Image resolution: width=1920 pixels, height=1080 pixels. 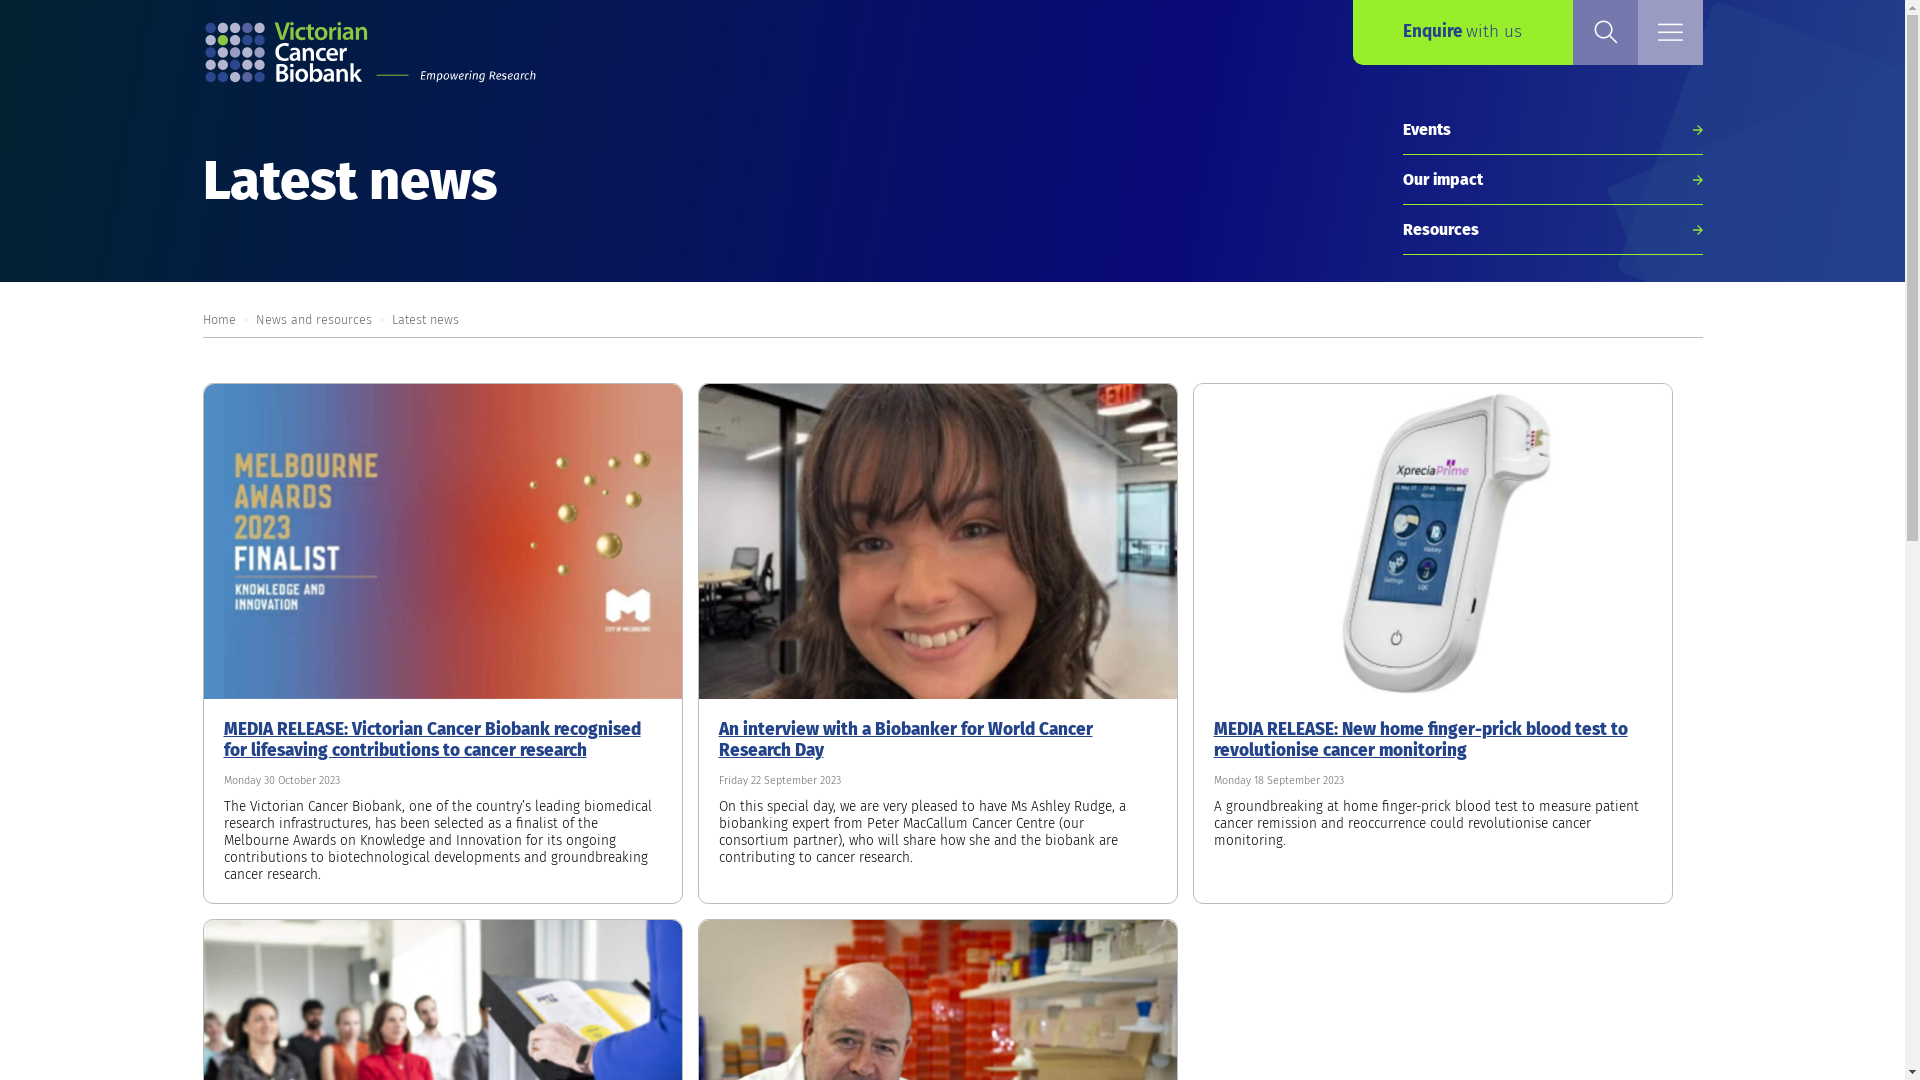 What do you see at coordinates (372, 53) in the screenshot?
I see `'Return to the home page'` at bounding box center [372, 53].